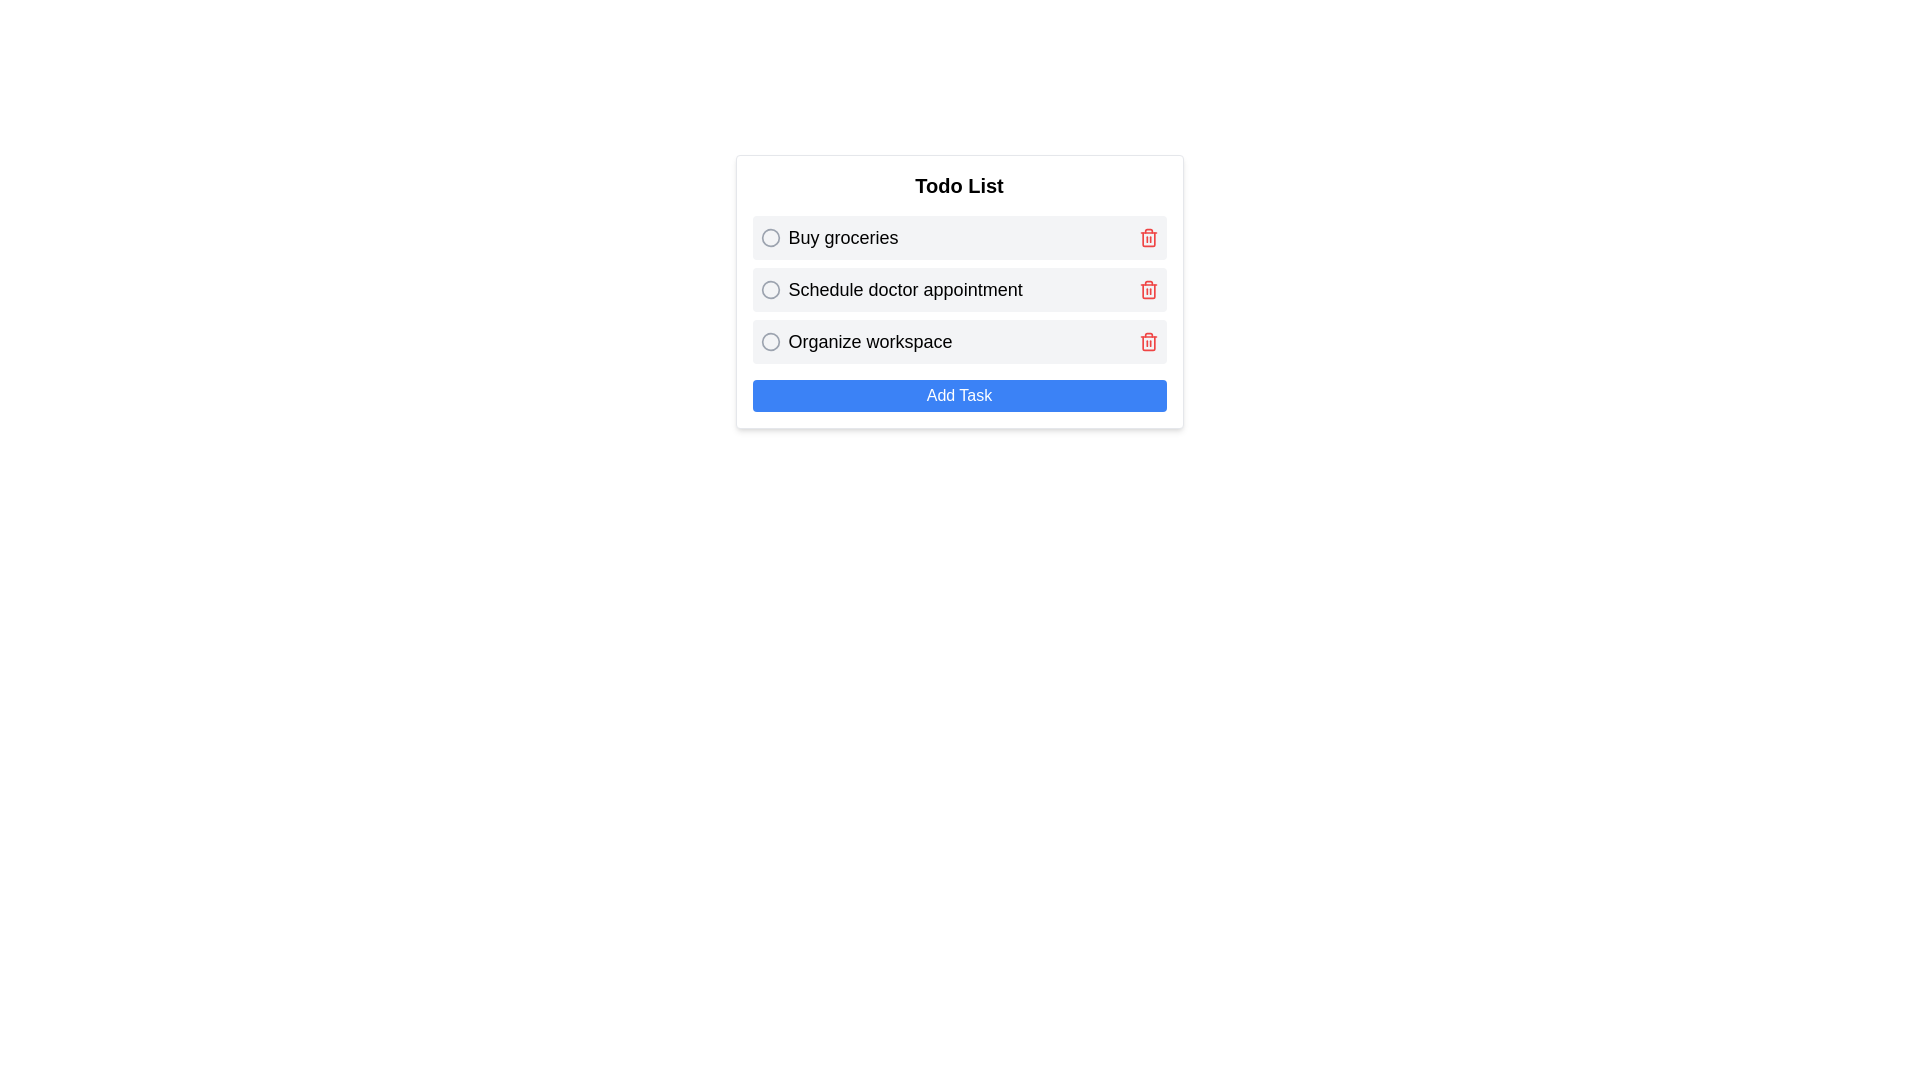  I want to click on the 'Add Task' button, which is the only interactive button located at the bottom of the 'Todo List' card, featuring white text on a blue rectangle, so click(958, 396).